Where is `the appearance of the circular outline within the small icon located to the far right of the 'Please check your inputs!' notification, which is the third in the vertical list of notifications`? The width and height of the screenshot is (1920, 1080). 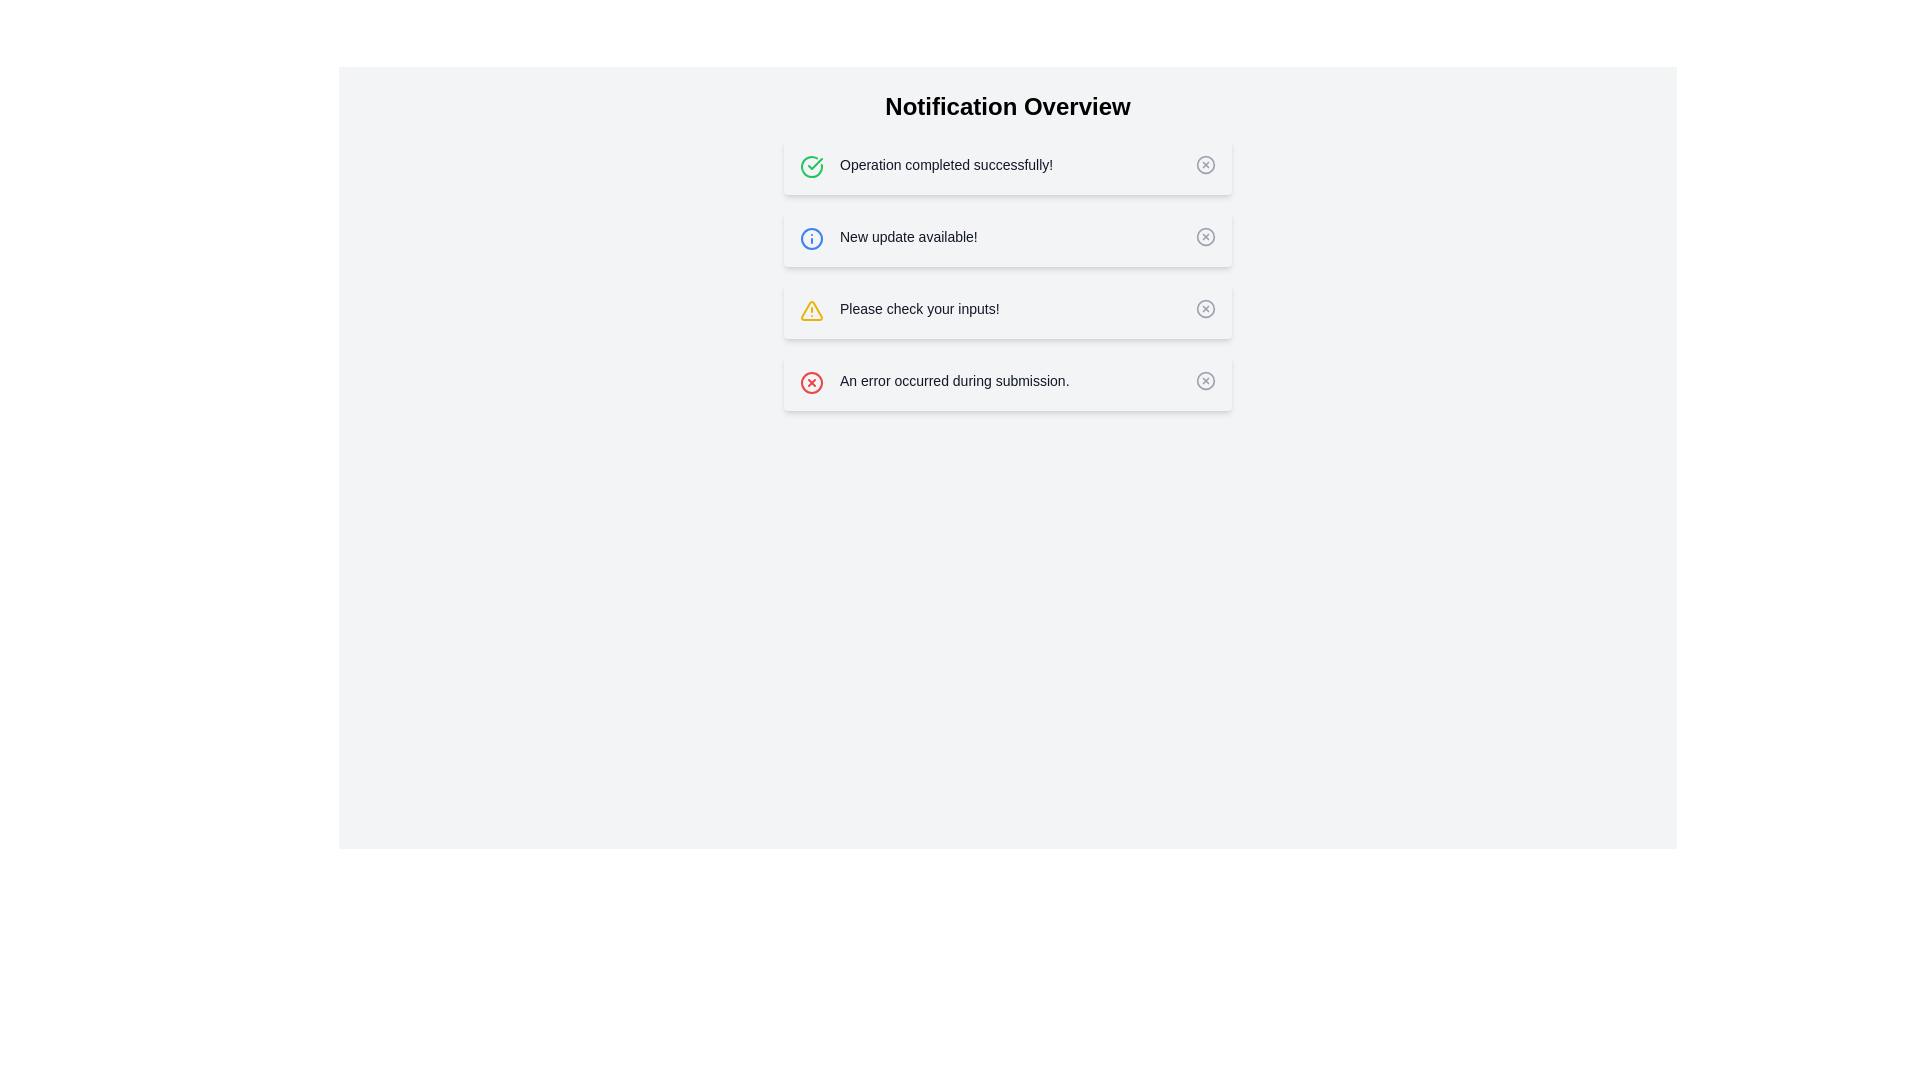 the appearance of the circular outline within the small icon located to the far right of the 'Please check your inputs!' notification, which is the third in the vertical list of notifications is located at coordinates (1204, 308).